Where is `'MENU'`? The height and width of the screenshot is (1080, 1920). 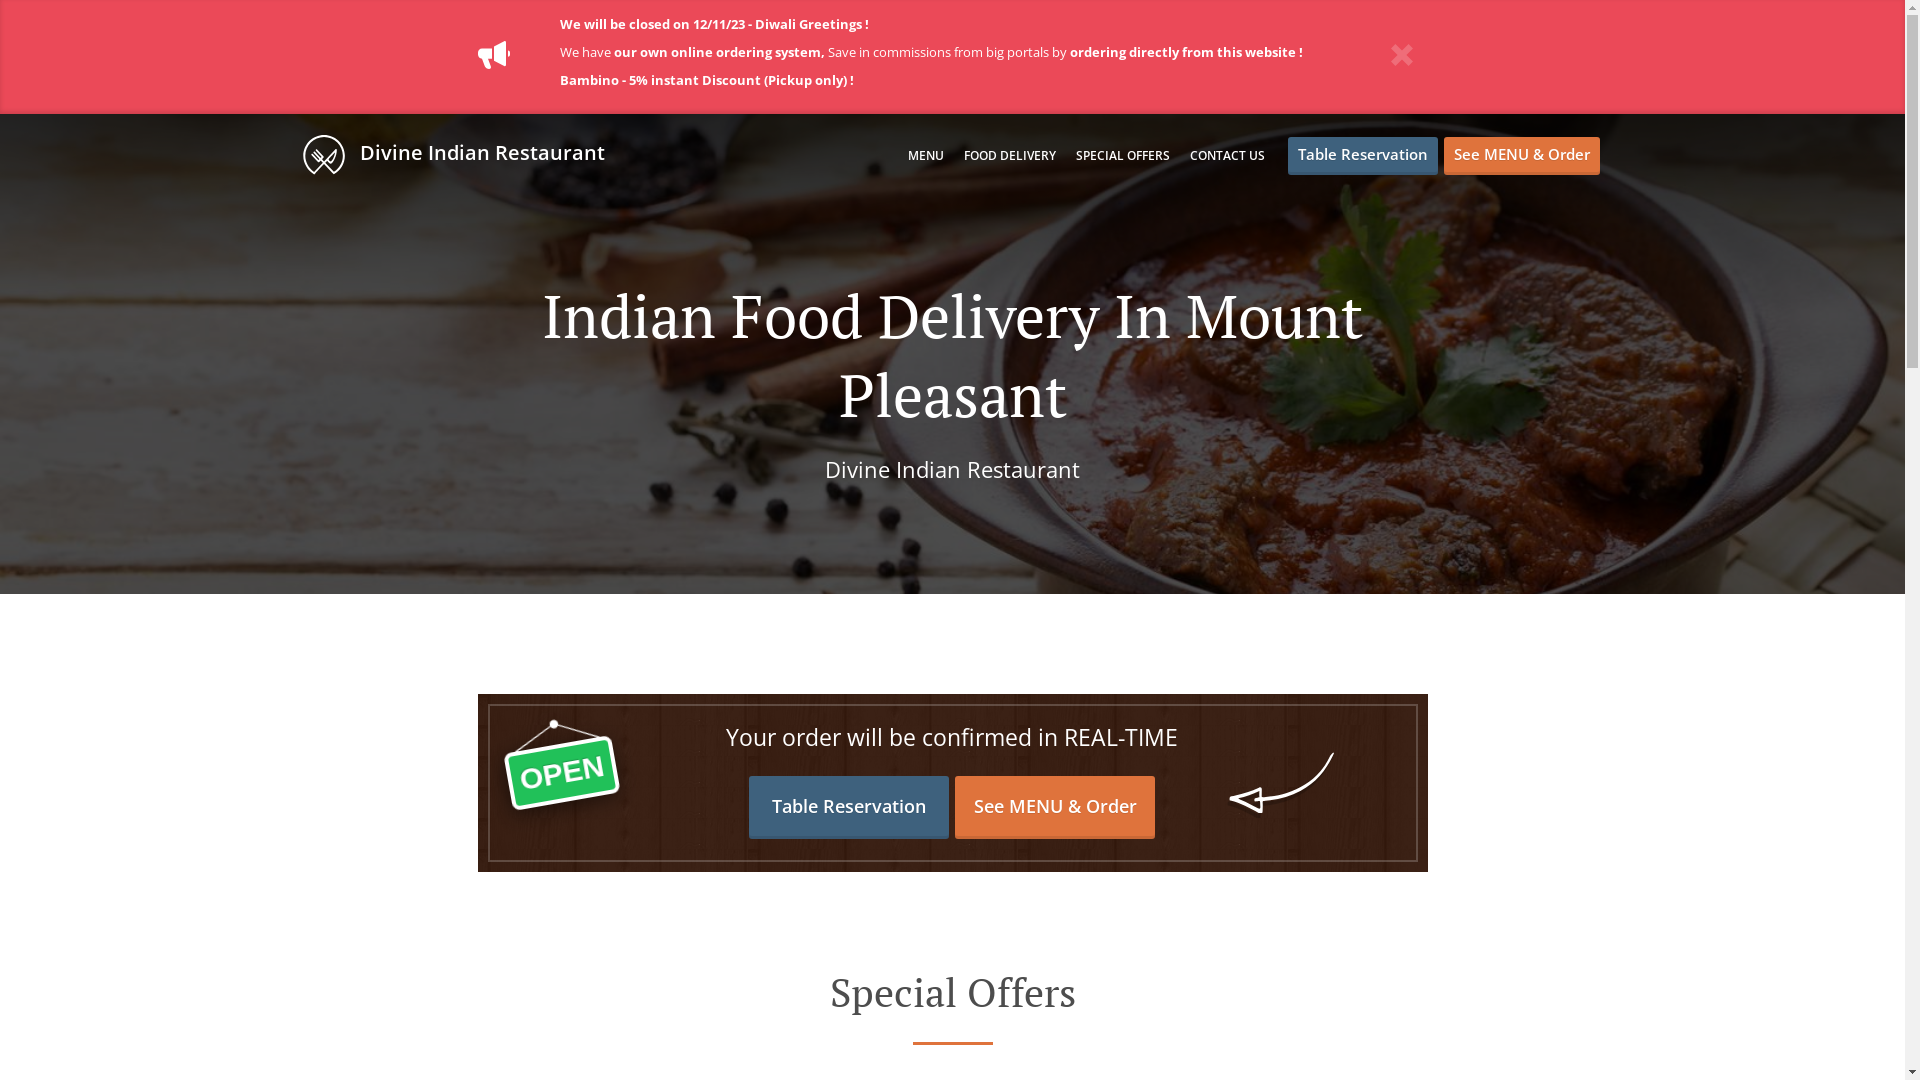
'MENU' is located at coordinates (925, 154).